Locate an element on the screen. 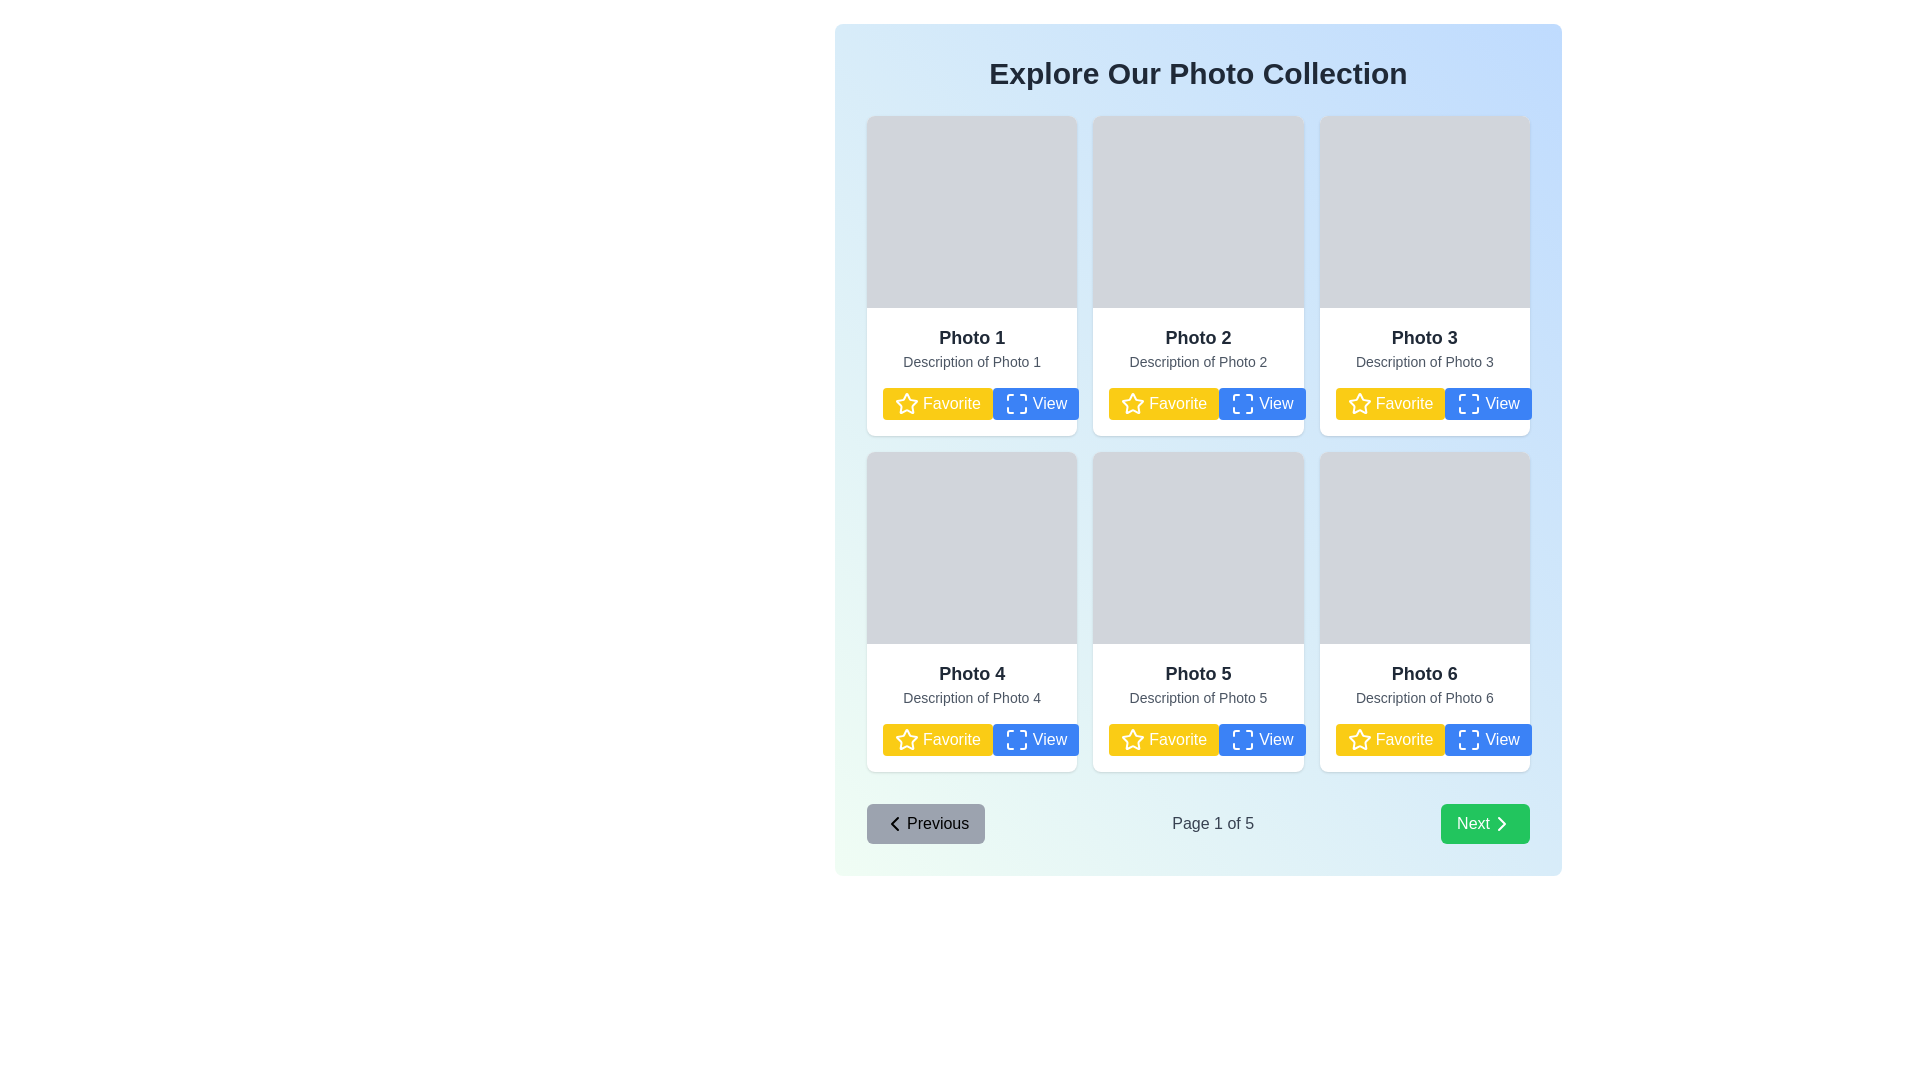  the image placeholder in the fifth card labeled 'Photo 5' with the description 'Description of Photo 5' is located at coordinates (1198, 547).